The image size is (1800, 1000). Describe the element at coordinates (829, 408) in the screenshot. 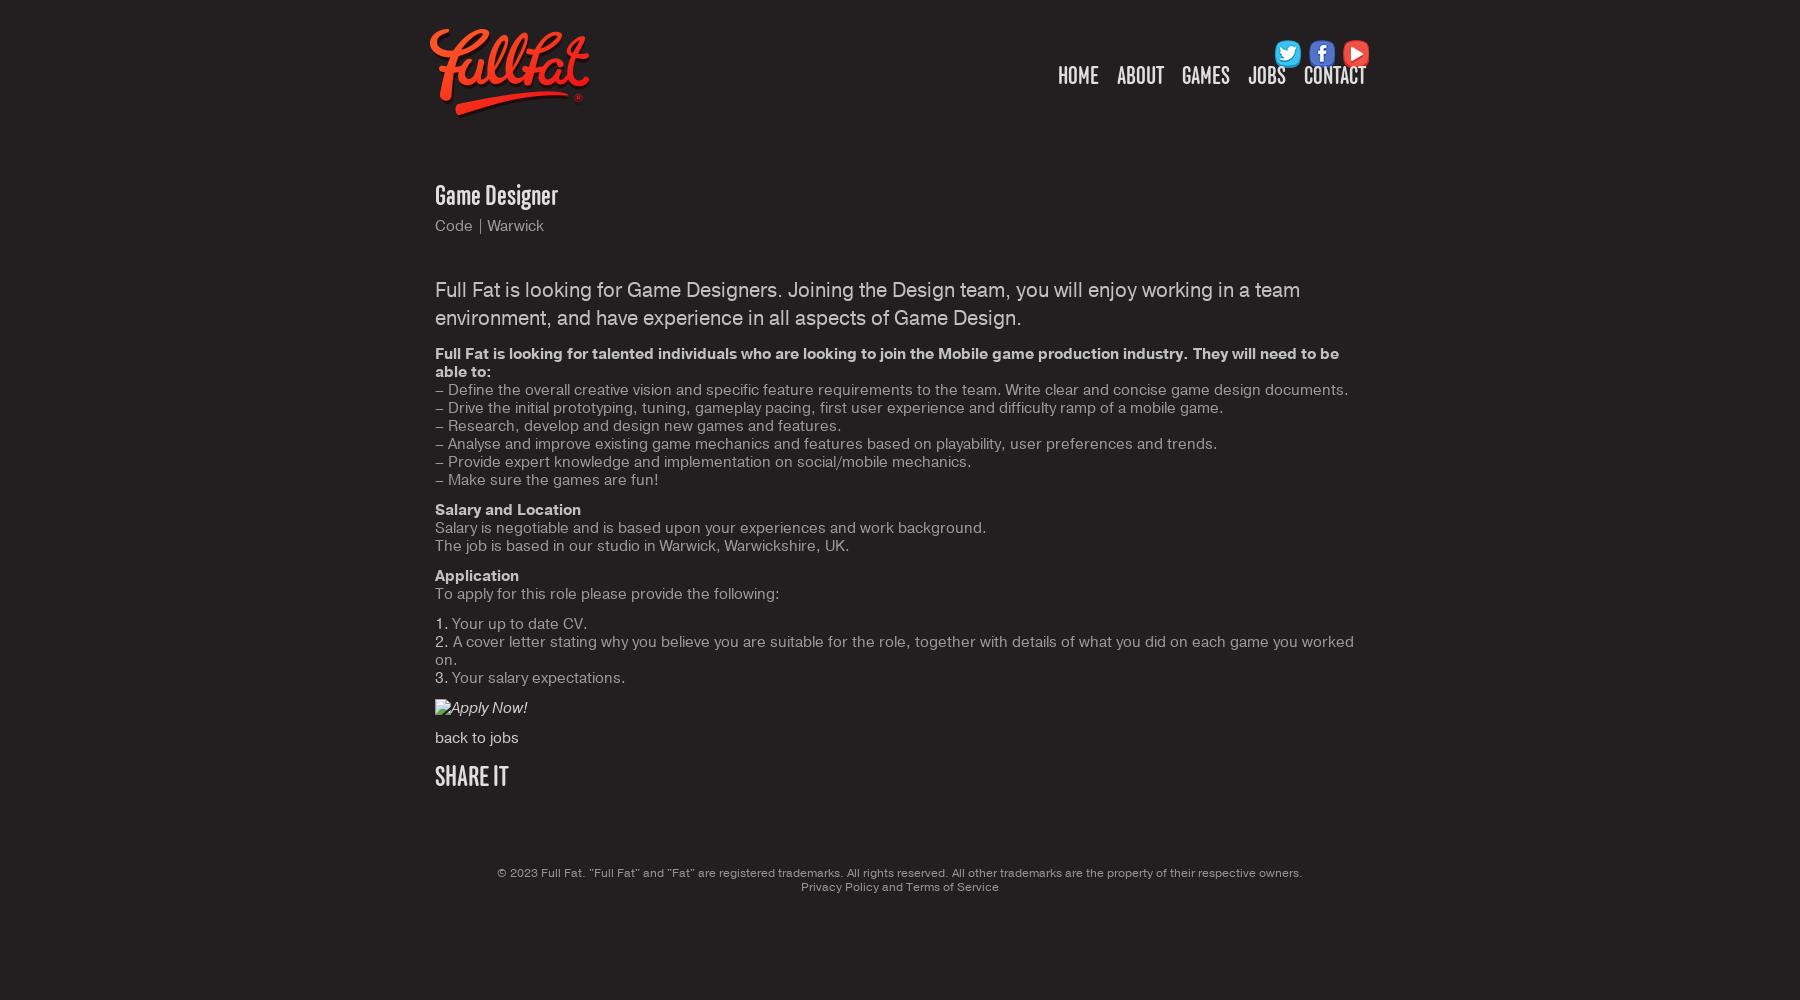

I see `'– Drive the initial prototyping, tuning, gameplay pacing, first user experience and difficulty ramp of a mobile game.'` at that location.